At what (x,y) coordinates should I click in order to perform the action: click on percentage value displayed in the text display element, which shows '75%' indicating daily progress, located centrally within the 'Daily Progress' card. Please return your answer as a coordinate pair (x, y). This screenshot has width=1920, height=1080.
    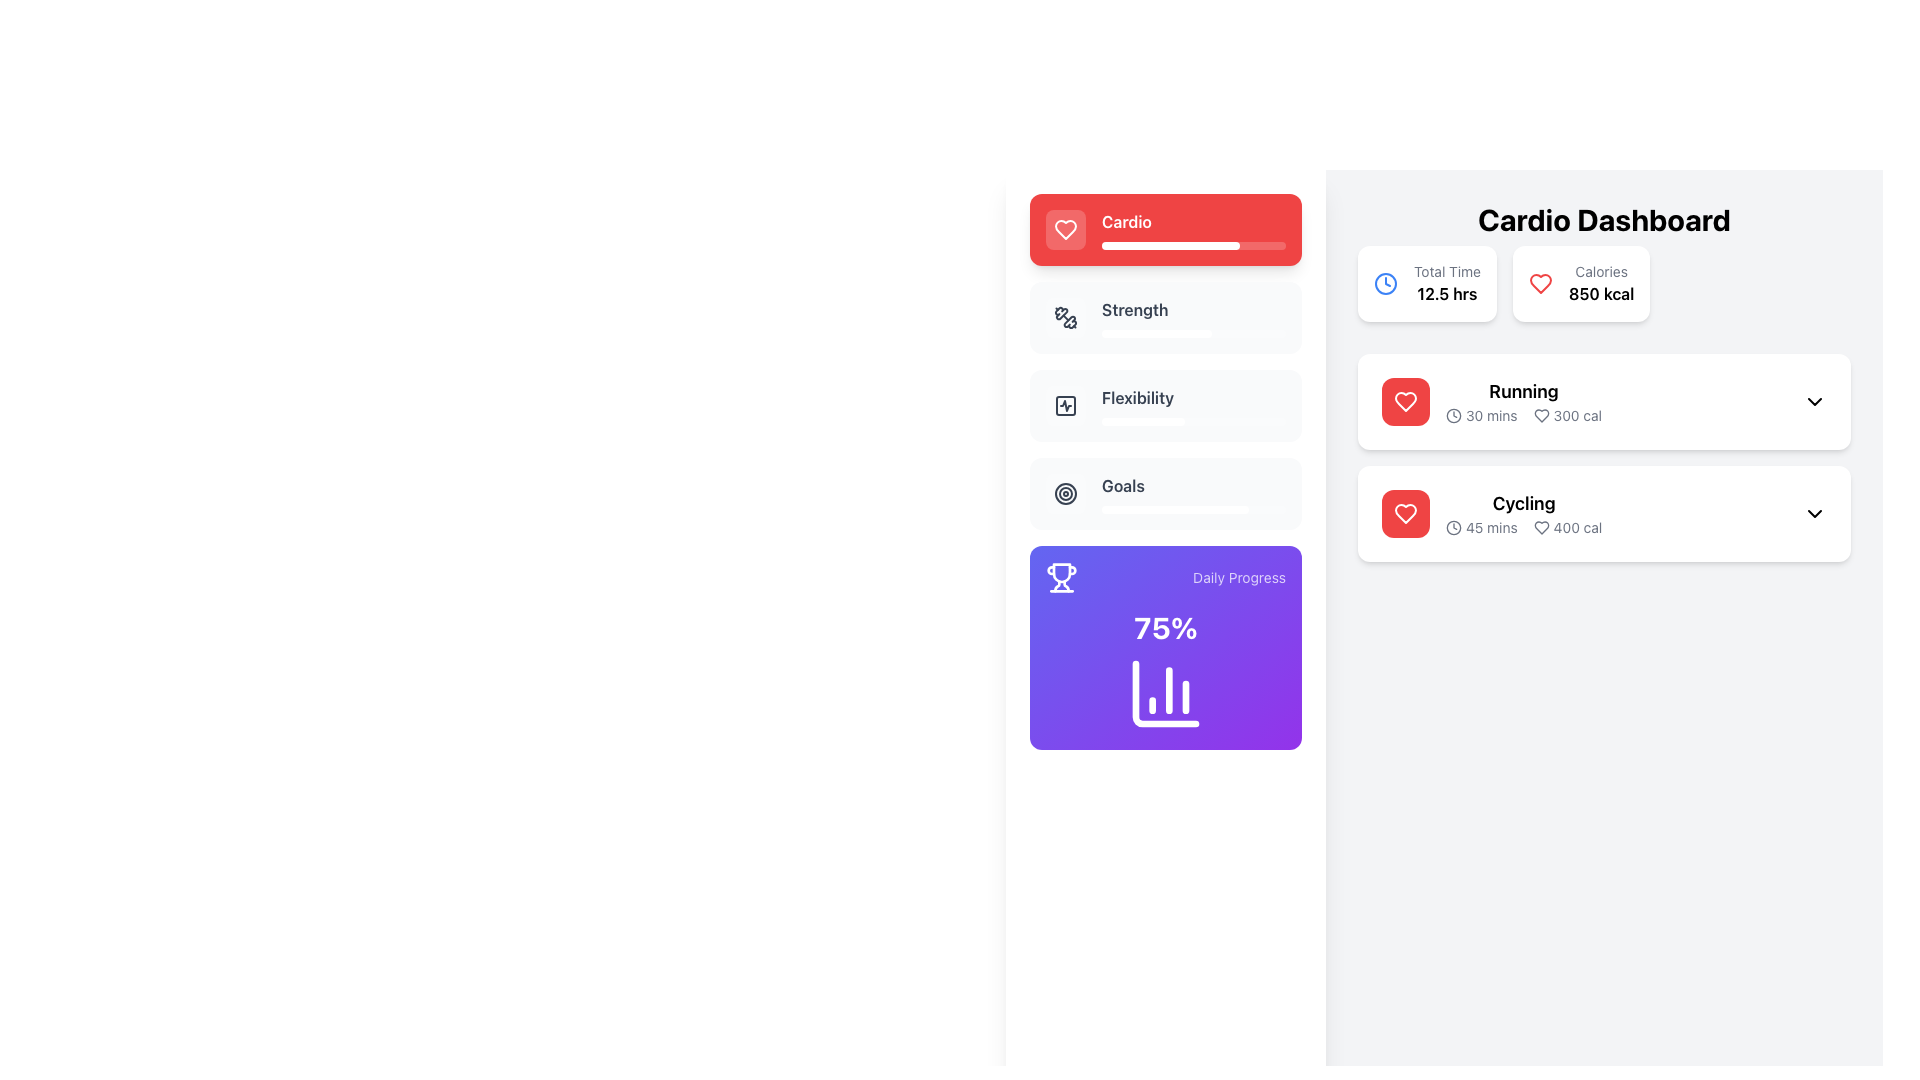
    Looking at the image, I should click on (1166, 627).